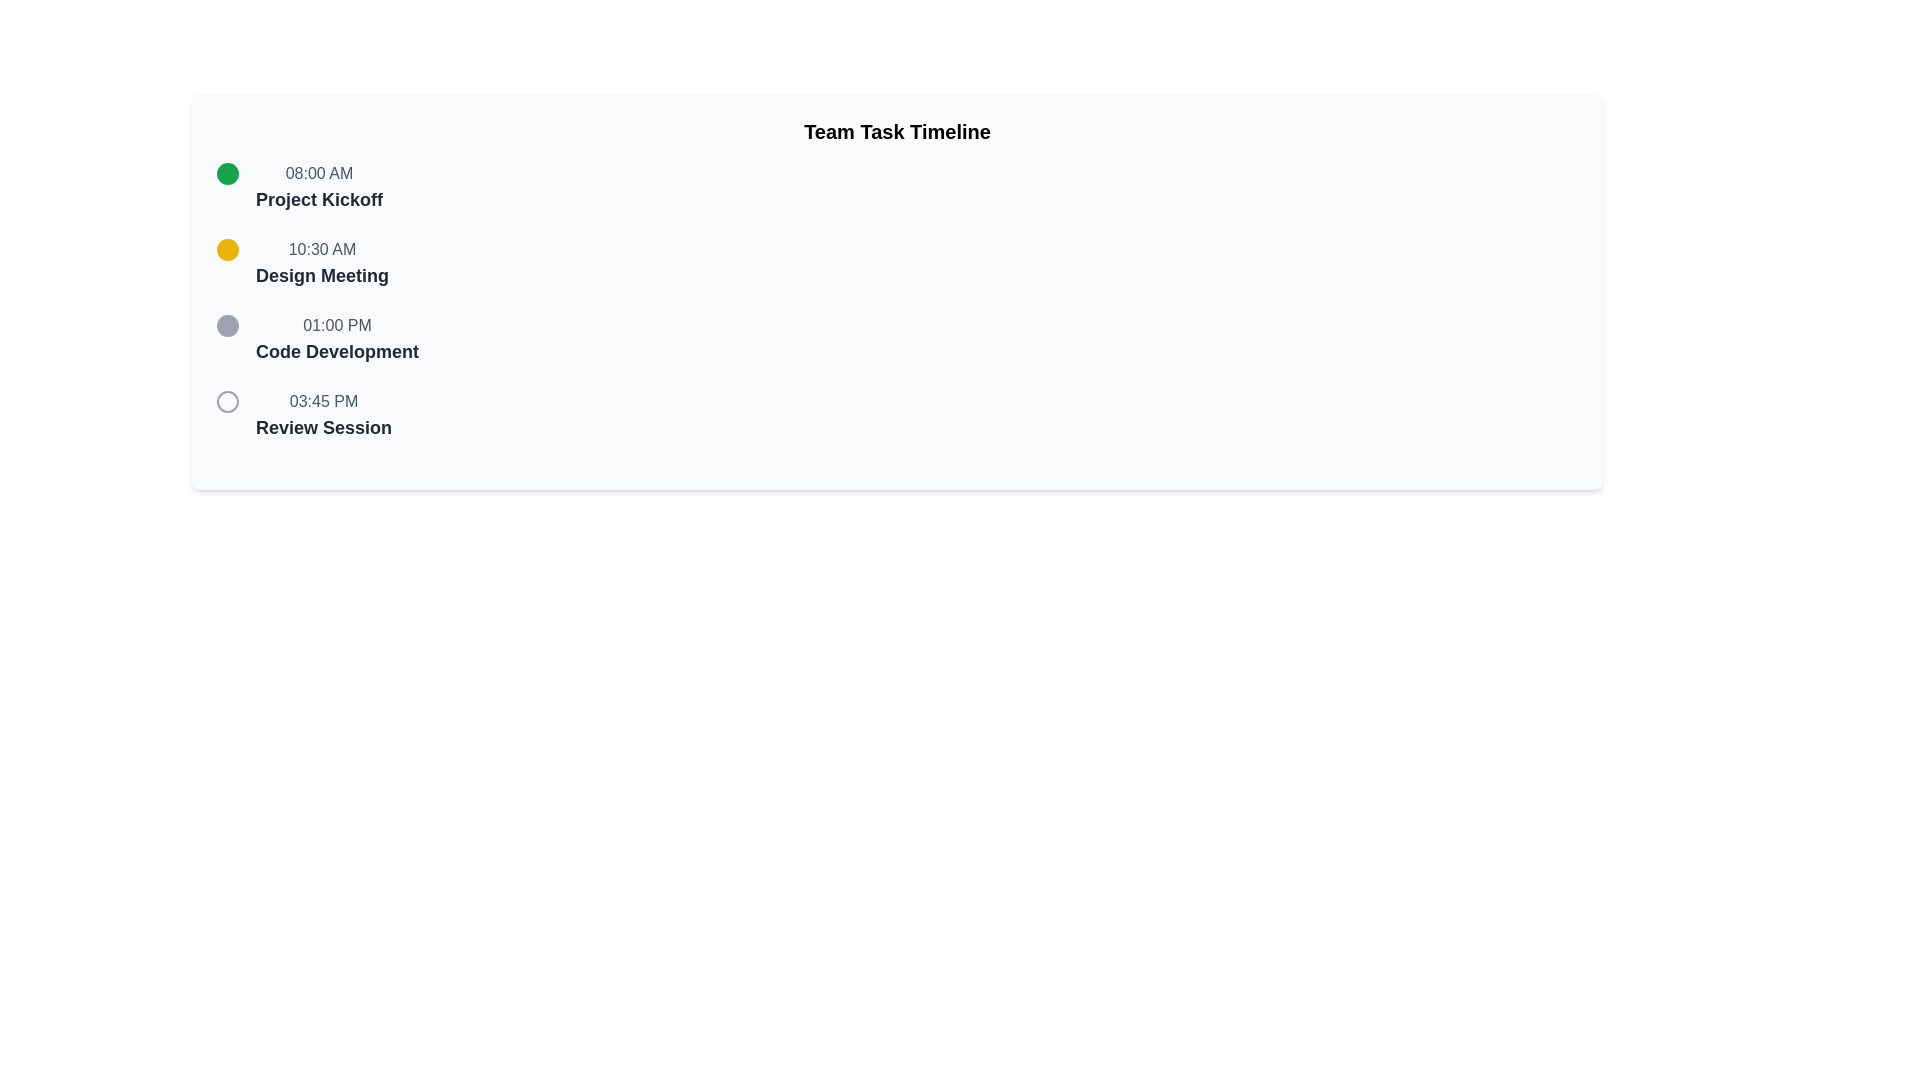 The image size is (1920, 1080). I want to click on green circular graphical element representing the 'Project Kickoff' event on the timeline by clicking on its center, so click(227, 172).